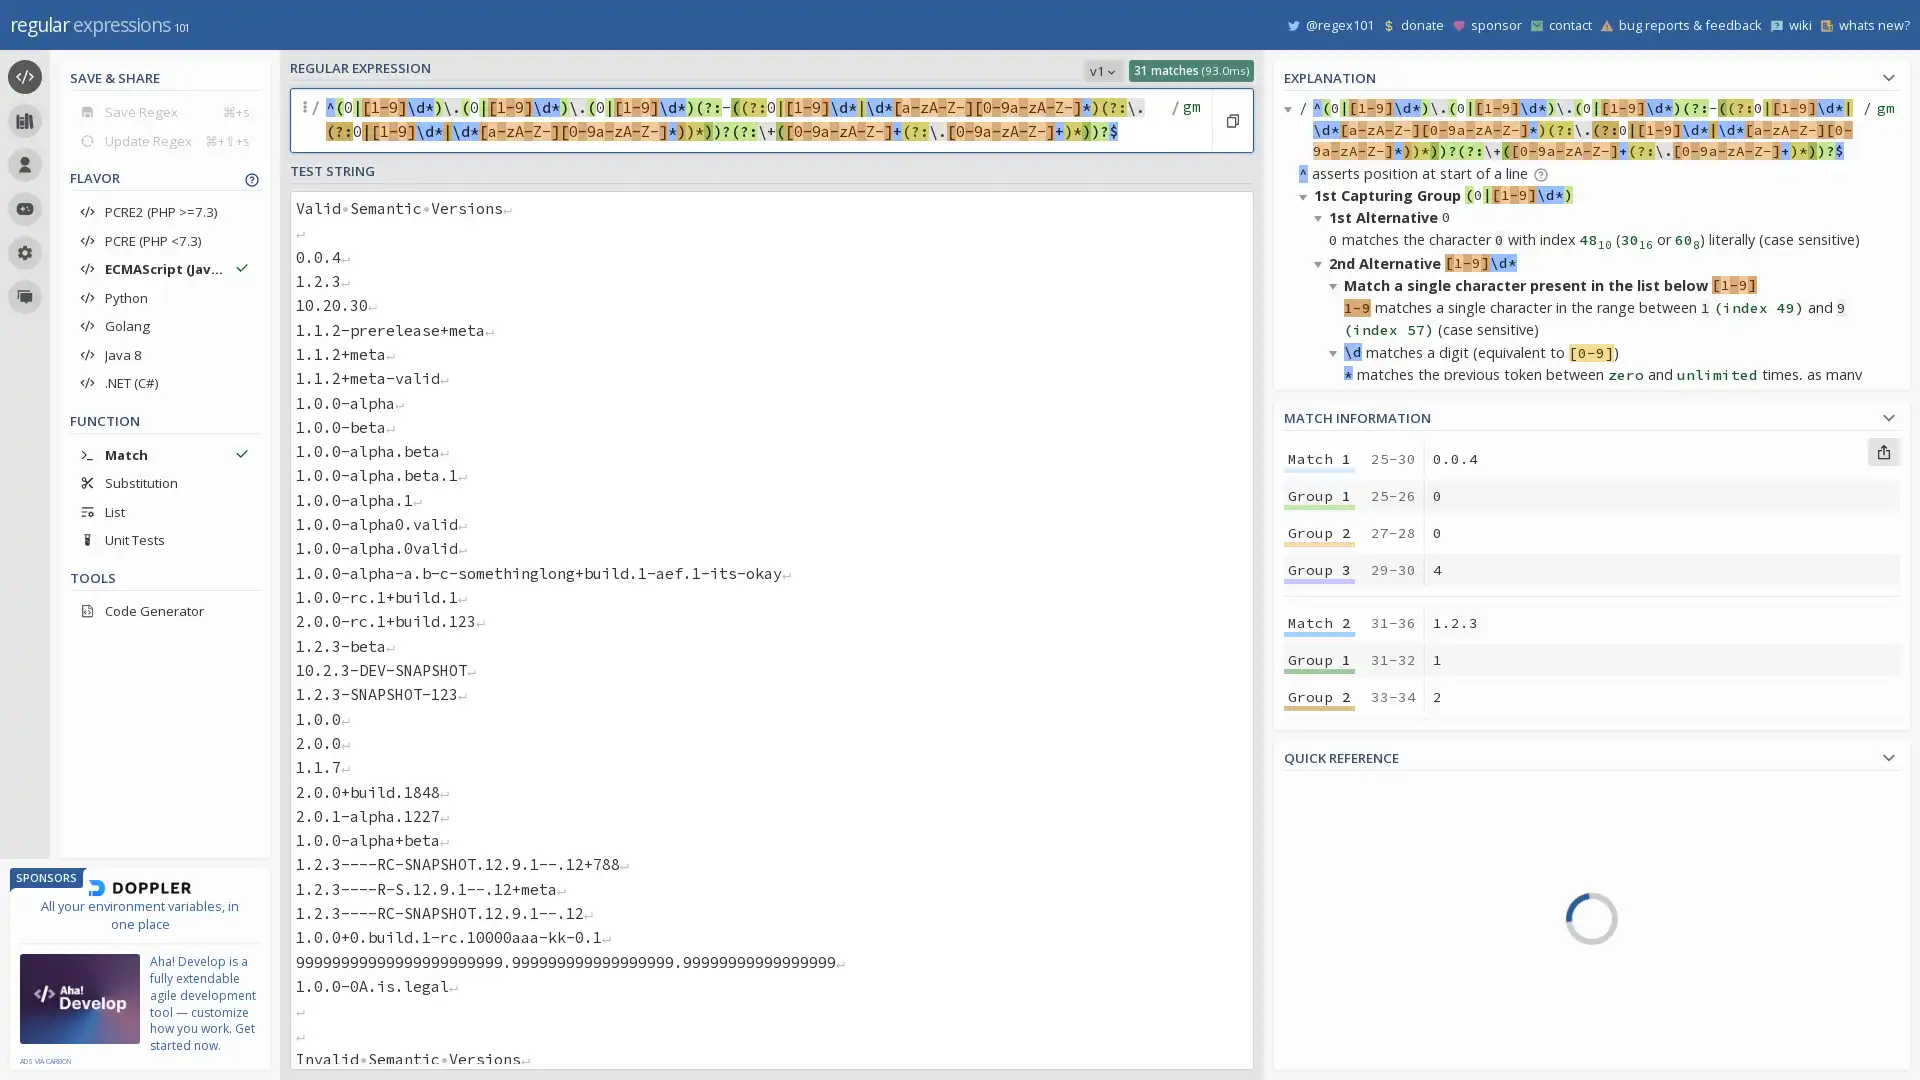 This screenshot has height=1080, width=1920. Describe the element at coordinates (1591, 74) in the screenshot. I see `EXPLANATION` at that location.